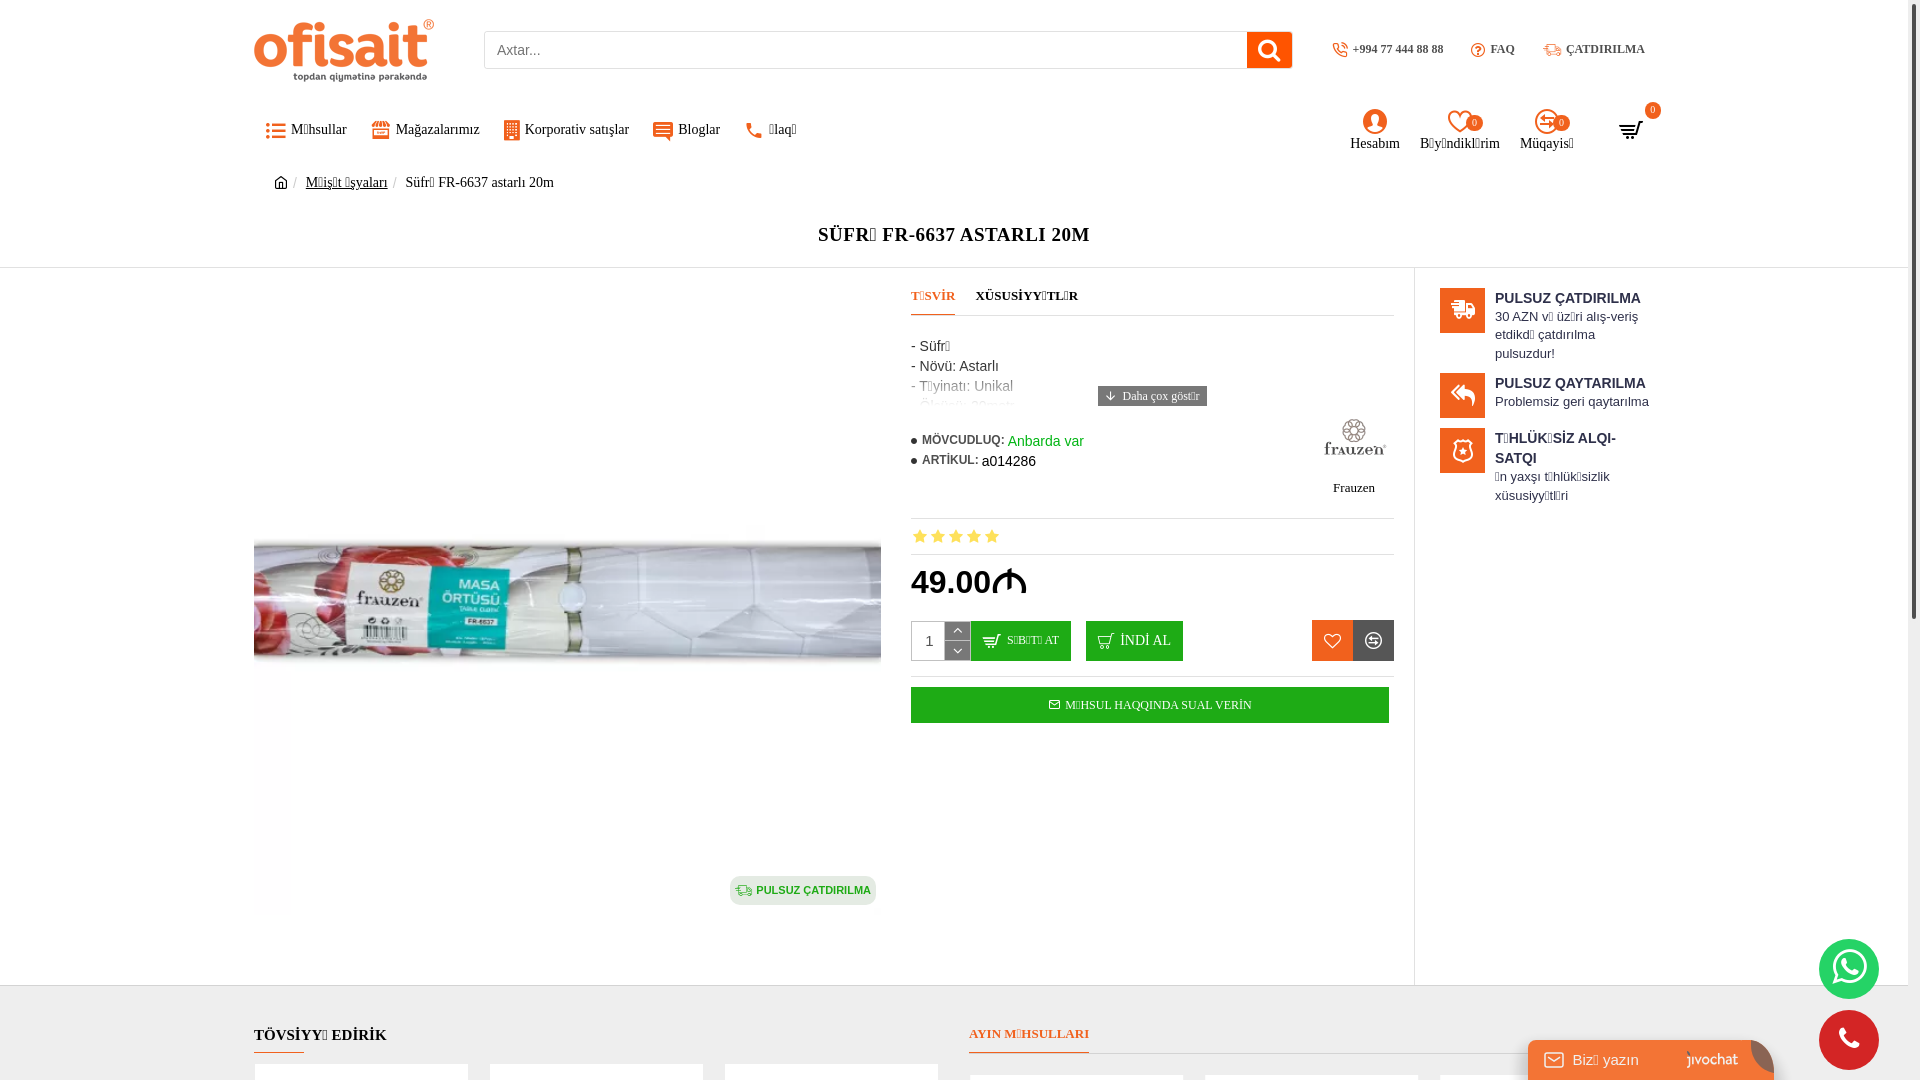  What do you see at coordinates (1633, 131) in the screenshot?
I see `'0'` at bounding box center [1633, 131].